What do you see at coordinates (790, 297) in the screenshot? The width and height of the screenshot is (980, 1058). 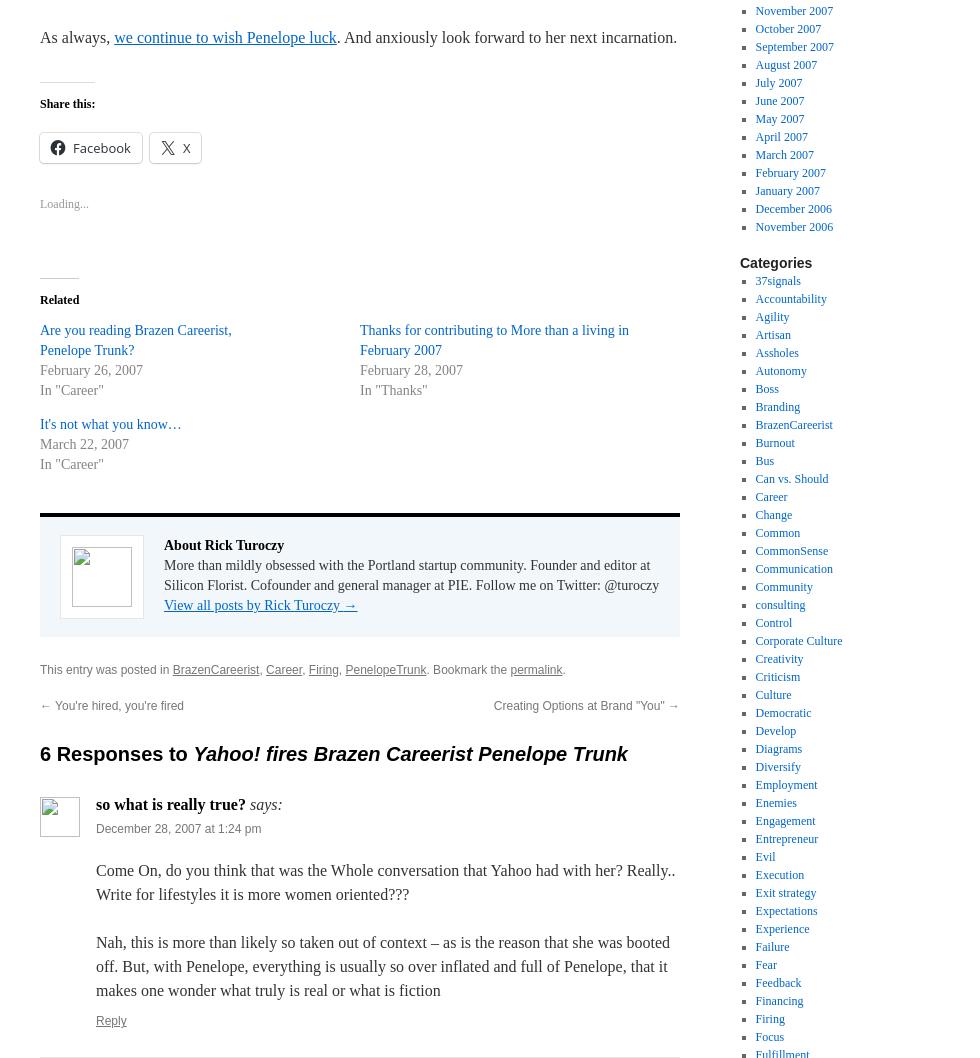 I see `'Accountability'` at bounding box center [790, 297].